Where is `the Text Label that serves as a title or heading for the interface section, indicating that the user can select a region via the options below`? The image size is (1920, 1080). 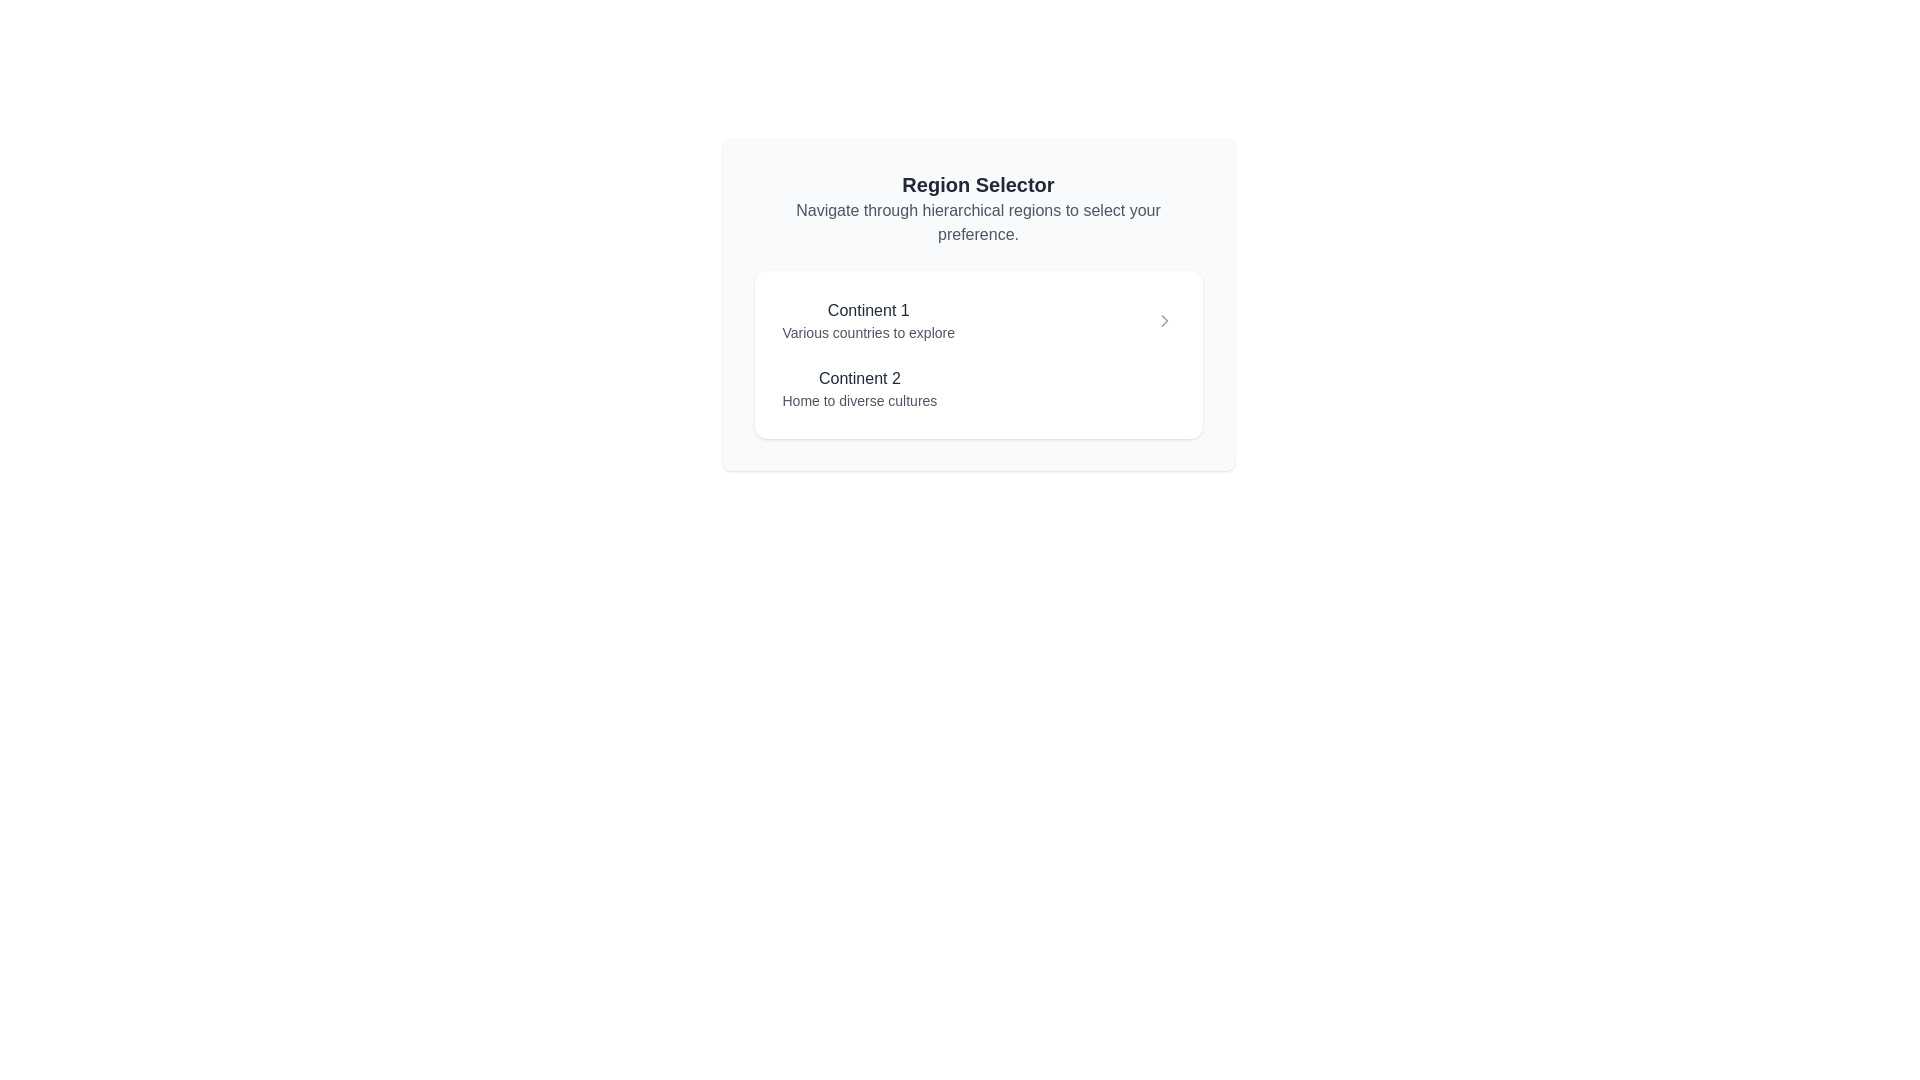 the Text Label that serves as a title or heading for the interface section, indicating that the user can select a region via the options below is located at coordinates (978, 185).